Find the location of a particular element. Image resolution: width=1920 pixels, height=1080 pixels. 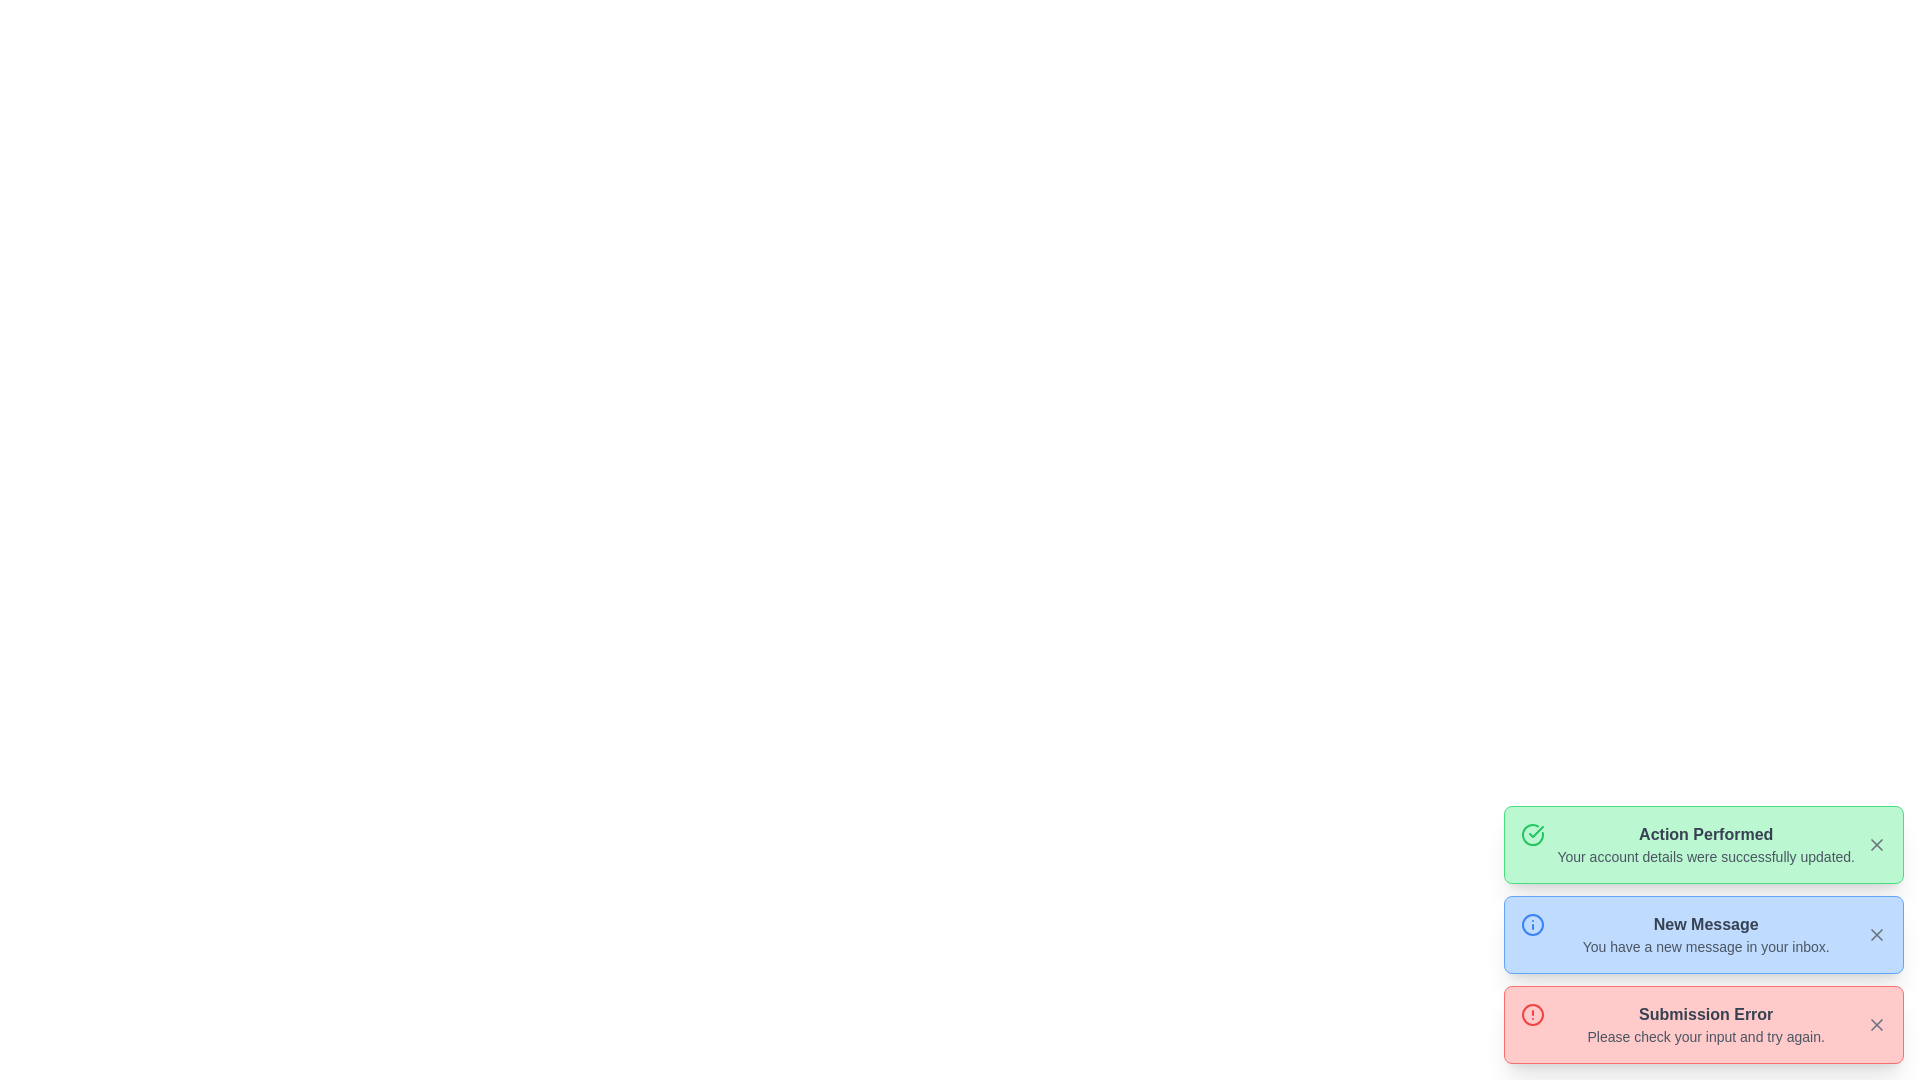

the button located on the right edge of the 'Submission Error' notification box is located at coordinates (1875, 1025).